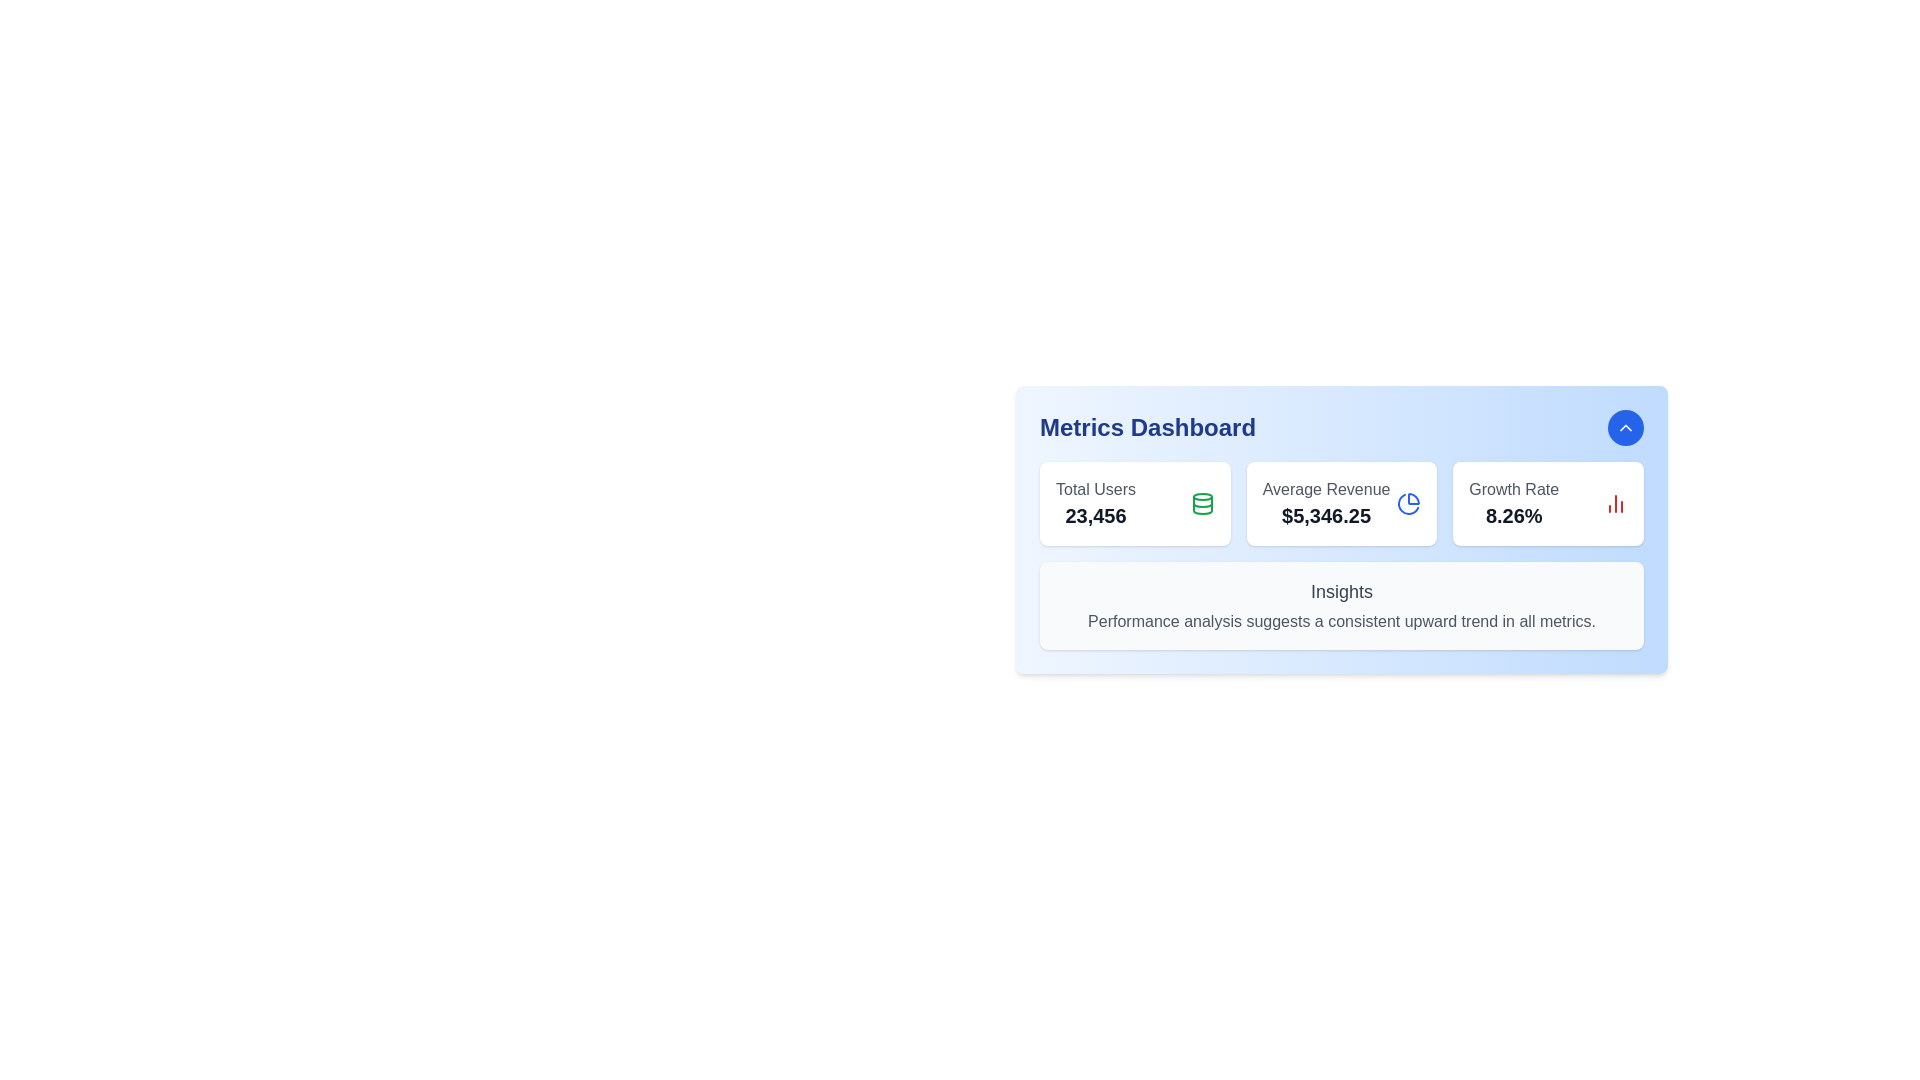 The height and width of the screenshot is (1080, 1920). Describe the element at coordinates (1326, 515) in the screenshot. I see `value displayed in the monetary text element showing '$5,346.25', which is prominently styled and located below the label 'Average Revenue' in the 'Metrics Dashboard' card` at that location.